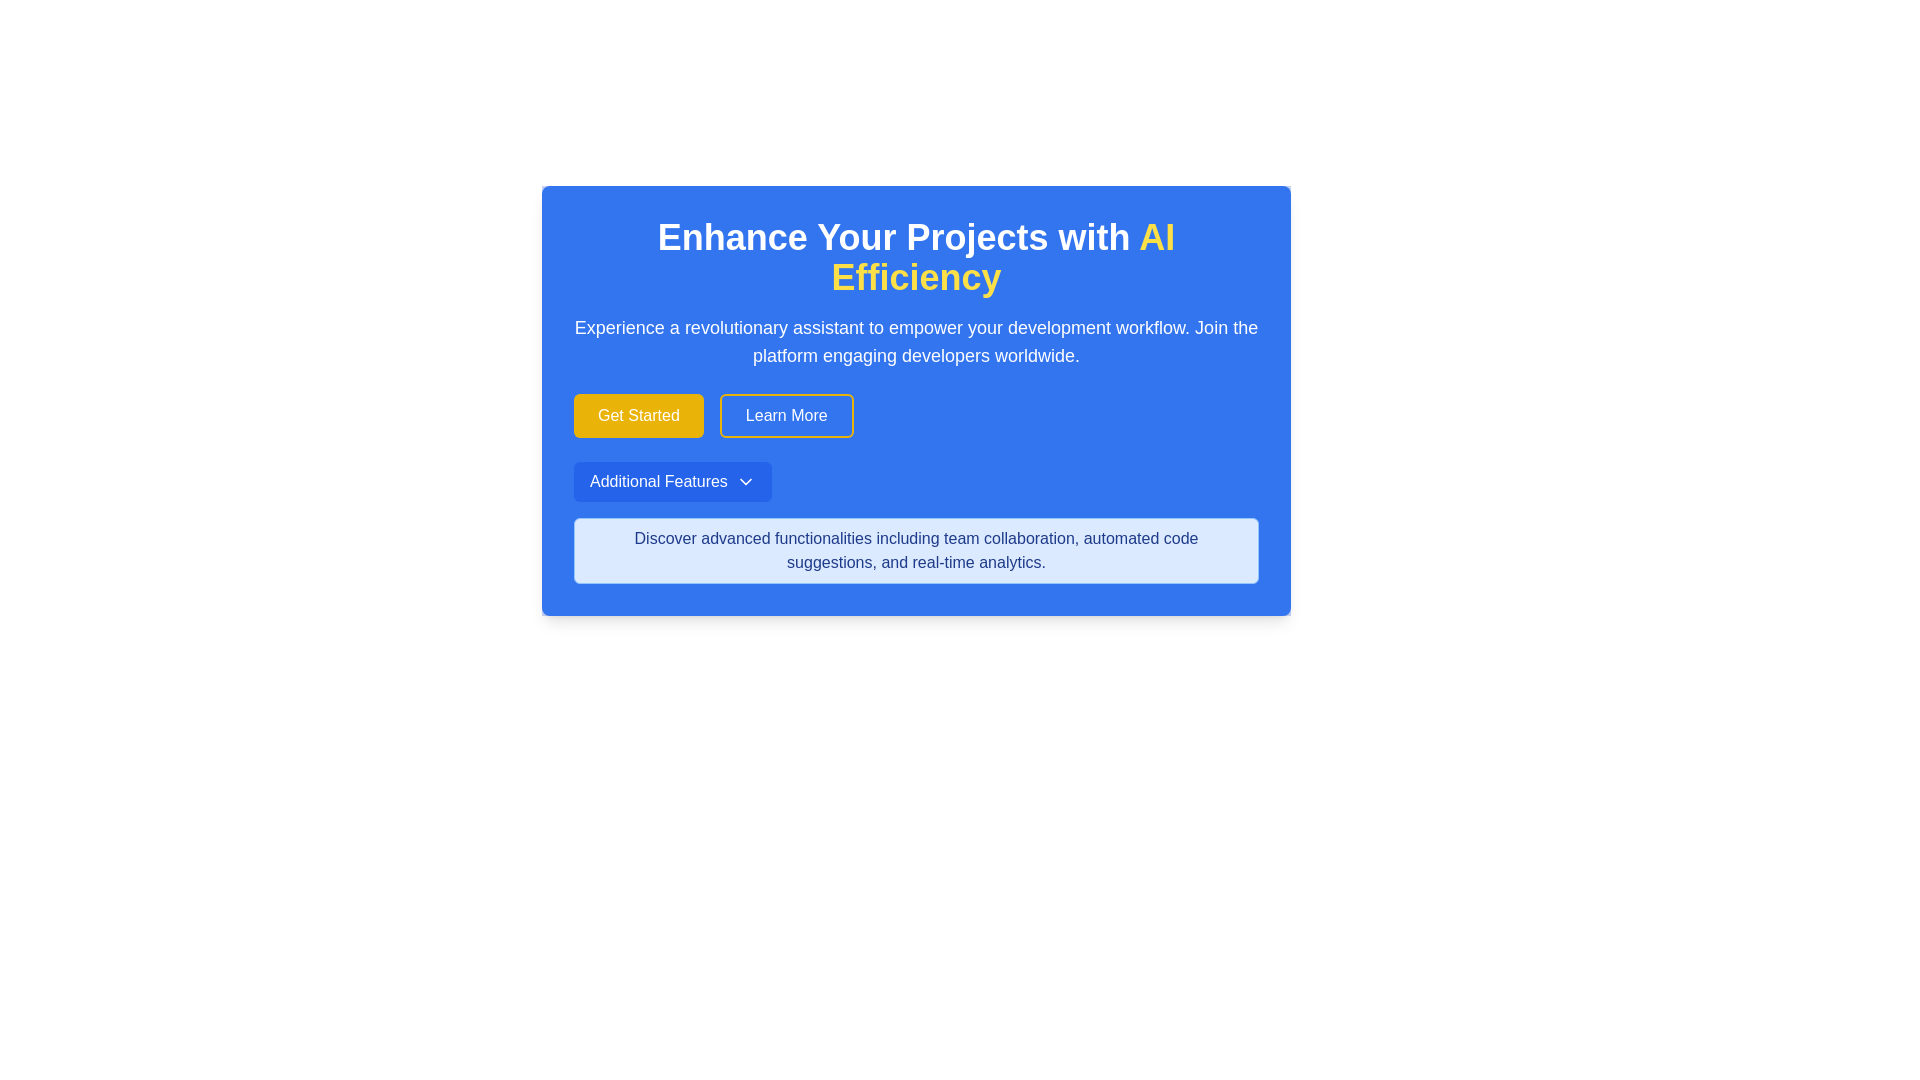  I want to click on the button located immediately to the right of the 'Get Started' yellow button, which triggers a hover effect, so click(785, 415).